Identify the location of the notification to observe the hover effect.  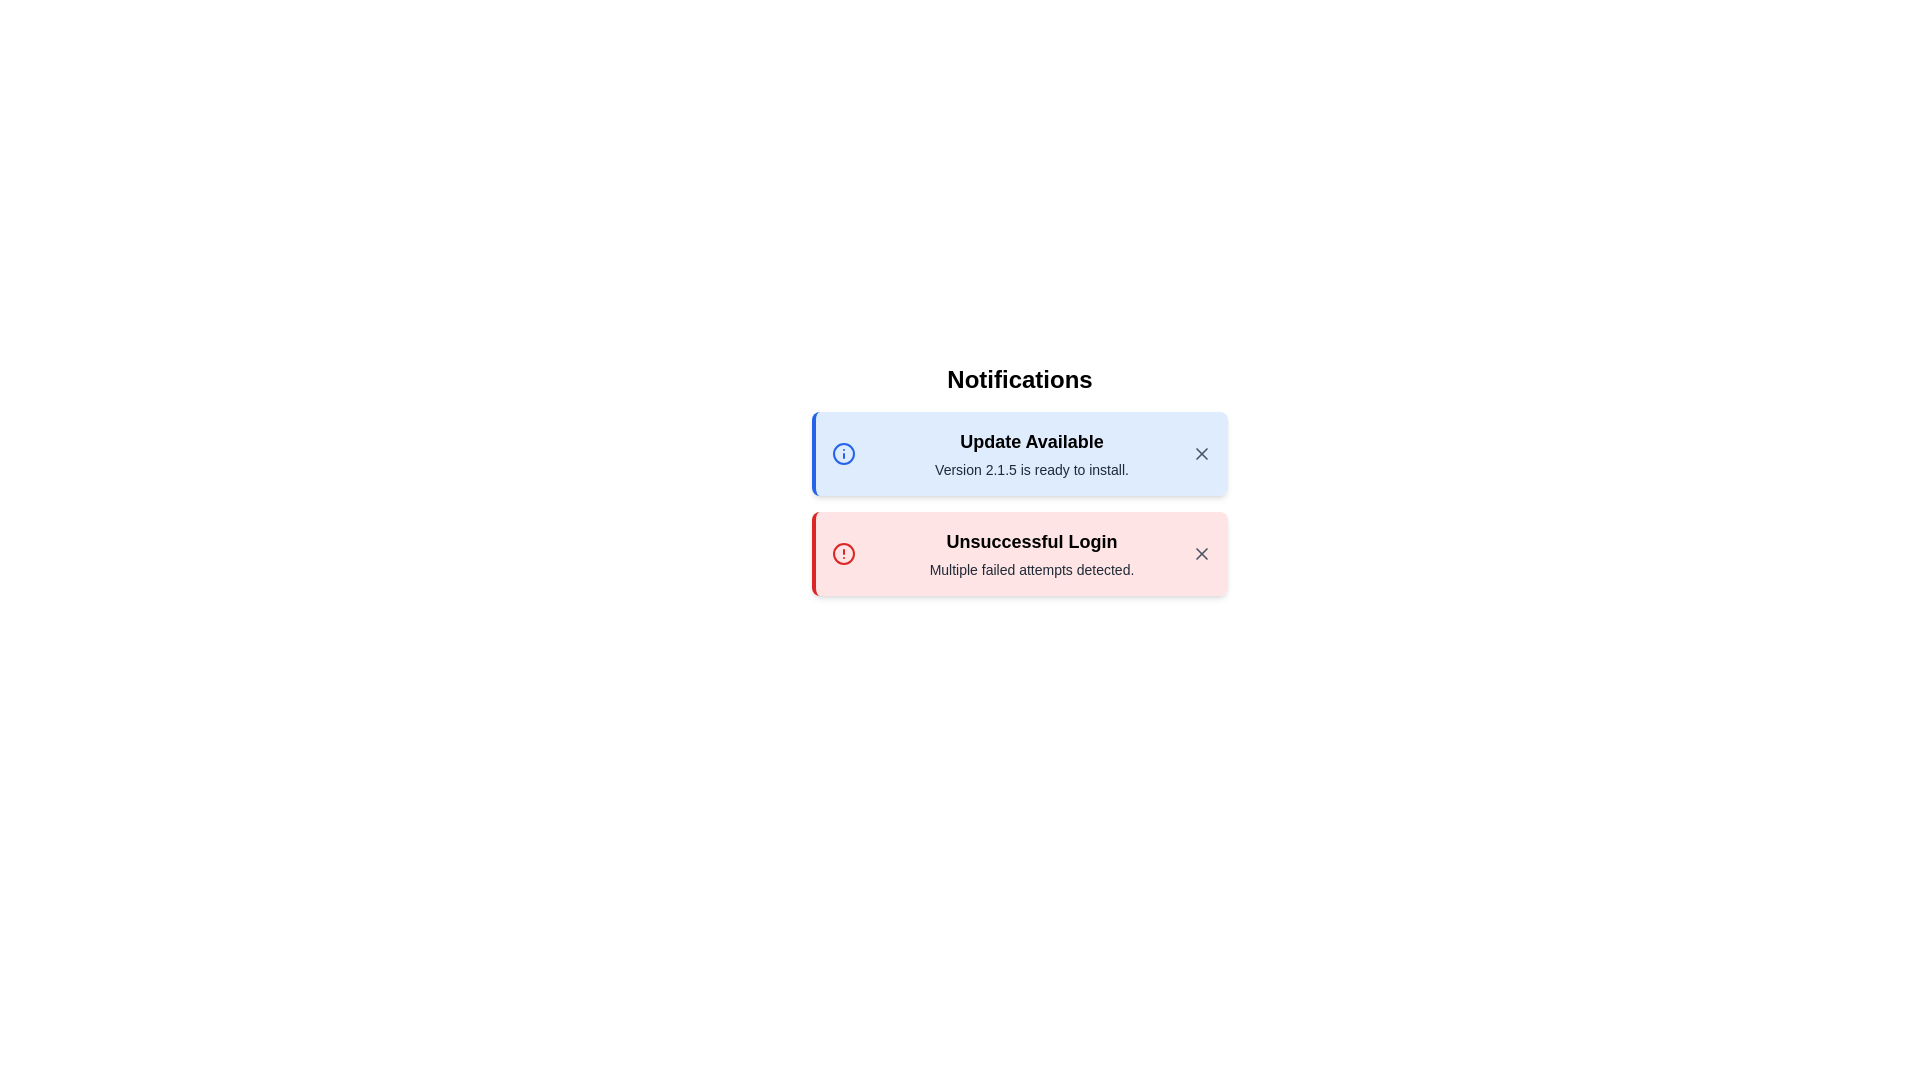
(1019, 454).